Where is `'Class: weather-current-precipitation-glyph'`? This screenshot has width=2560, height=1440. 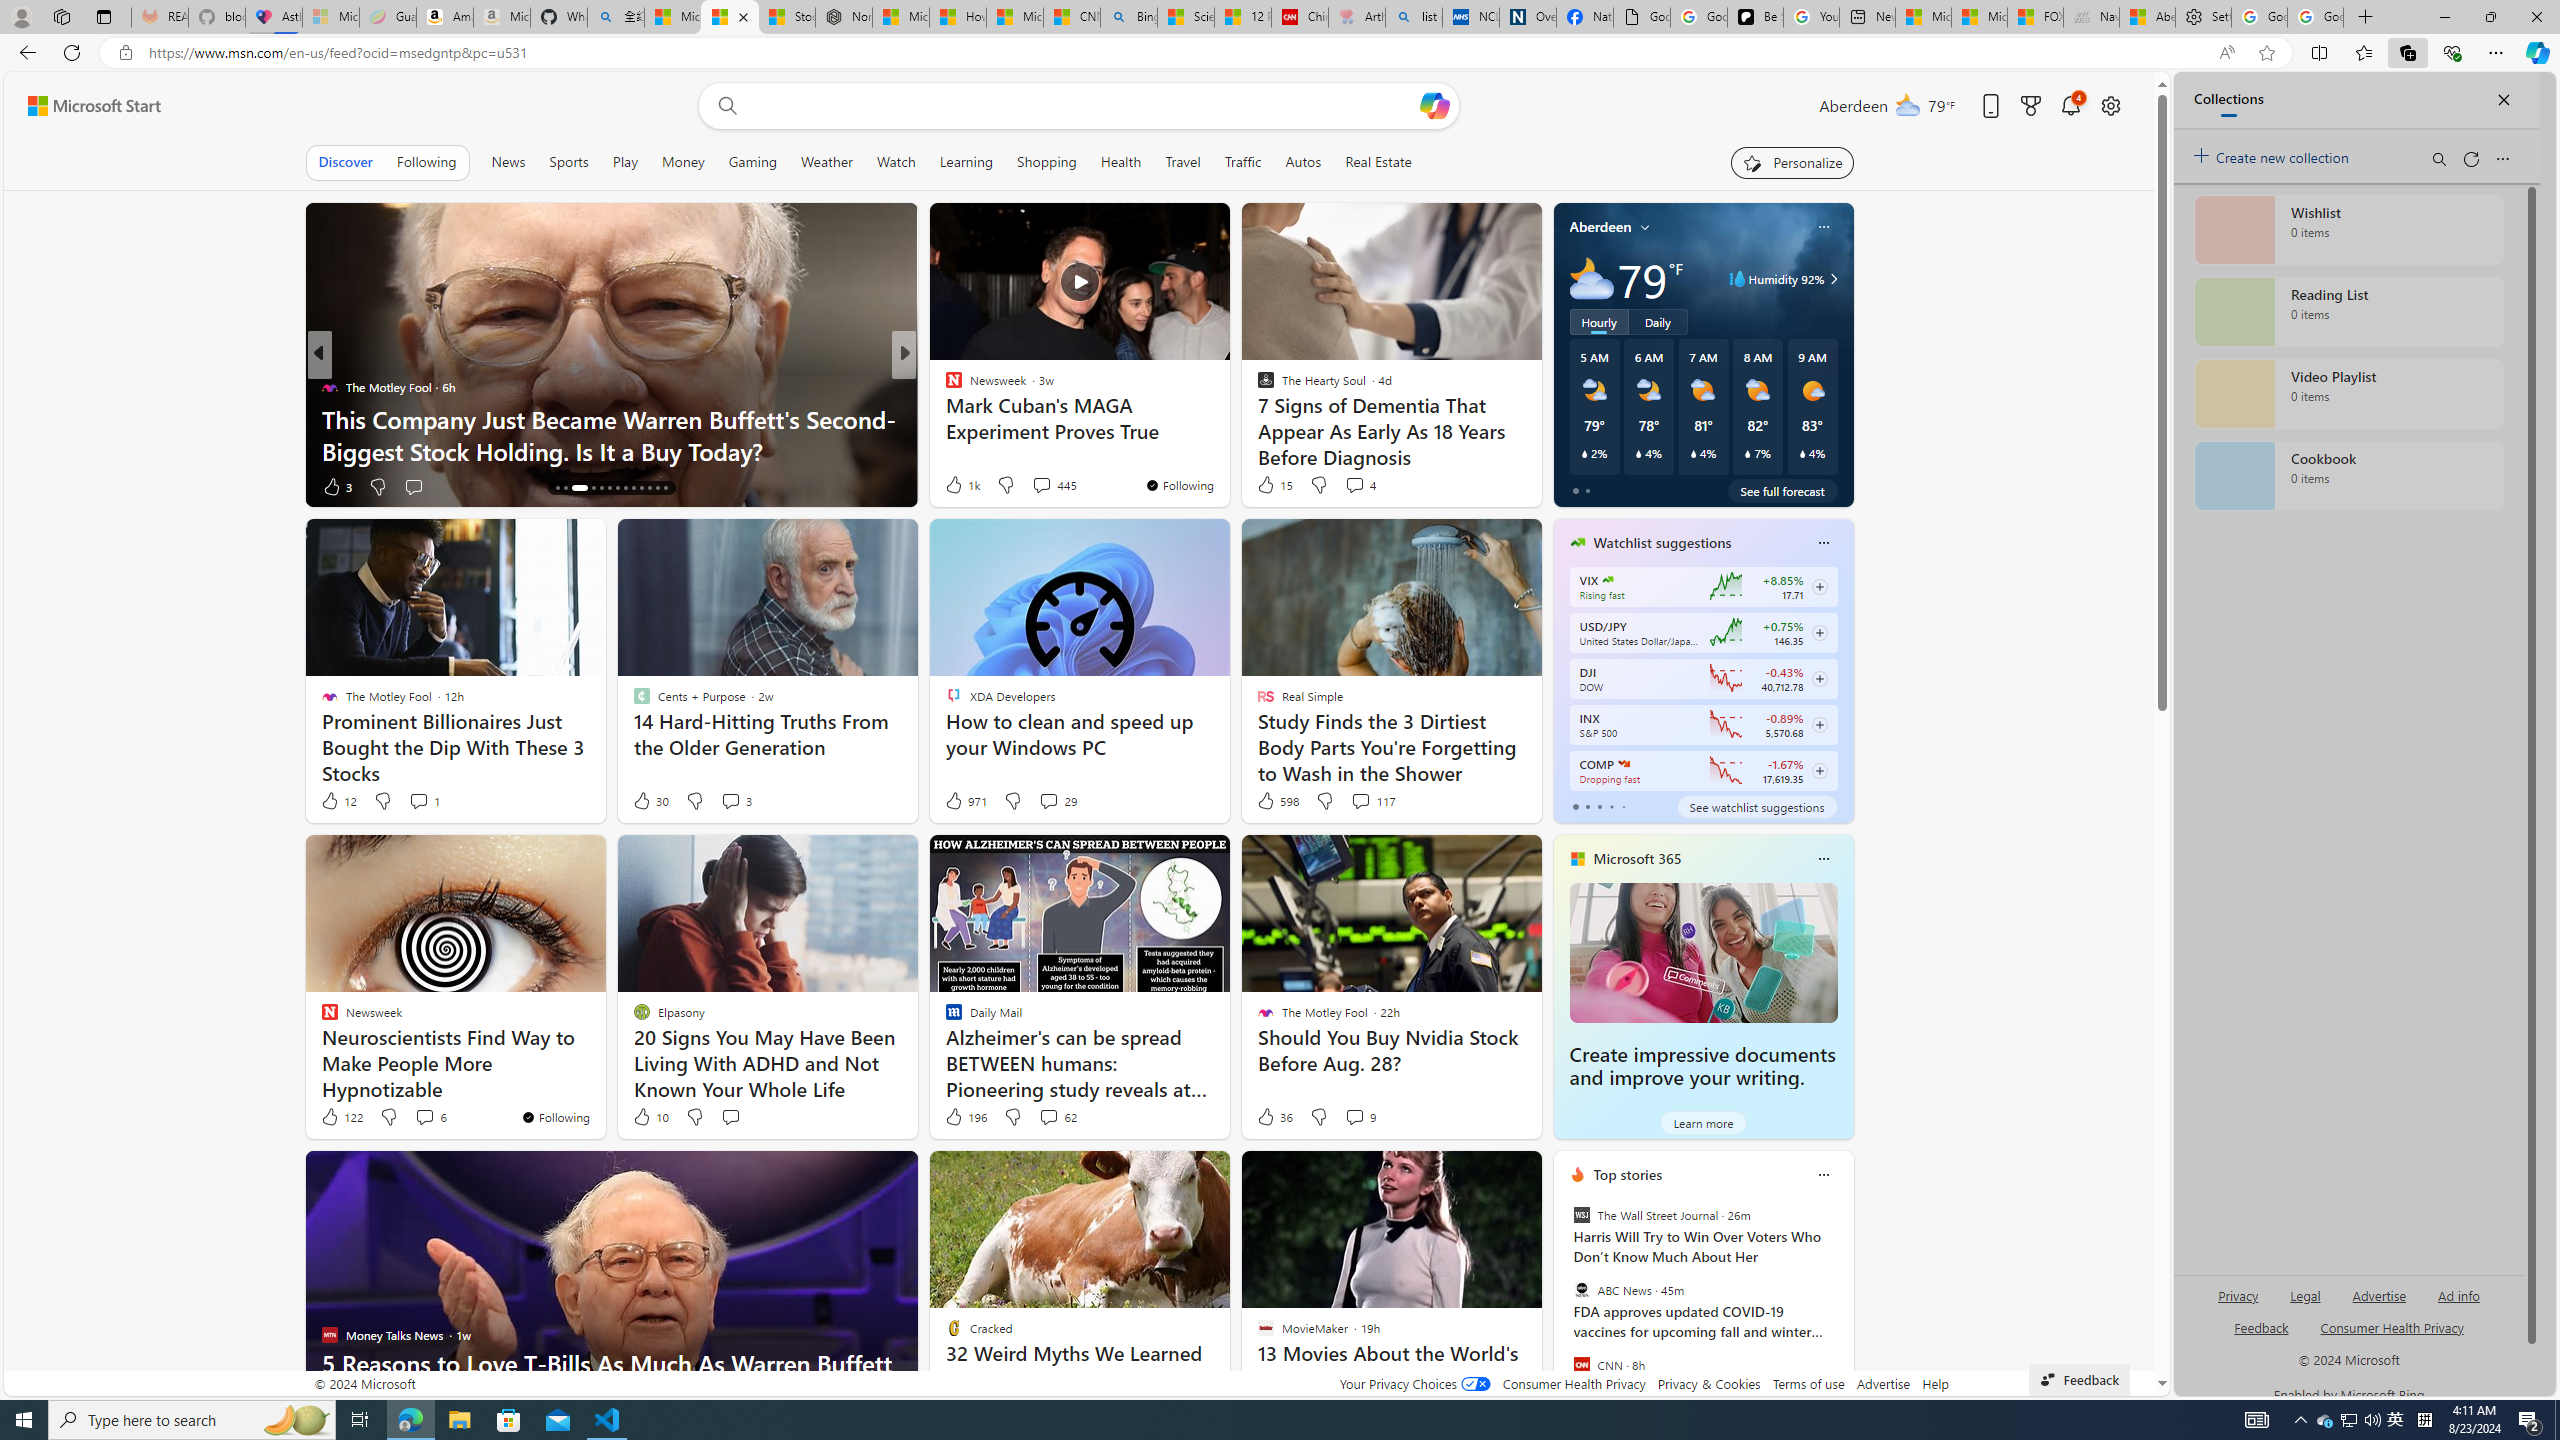 'Class: weather-current-precipitation-glyph' is located at coordinates (1801, 452).